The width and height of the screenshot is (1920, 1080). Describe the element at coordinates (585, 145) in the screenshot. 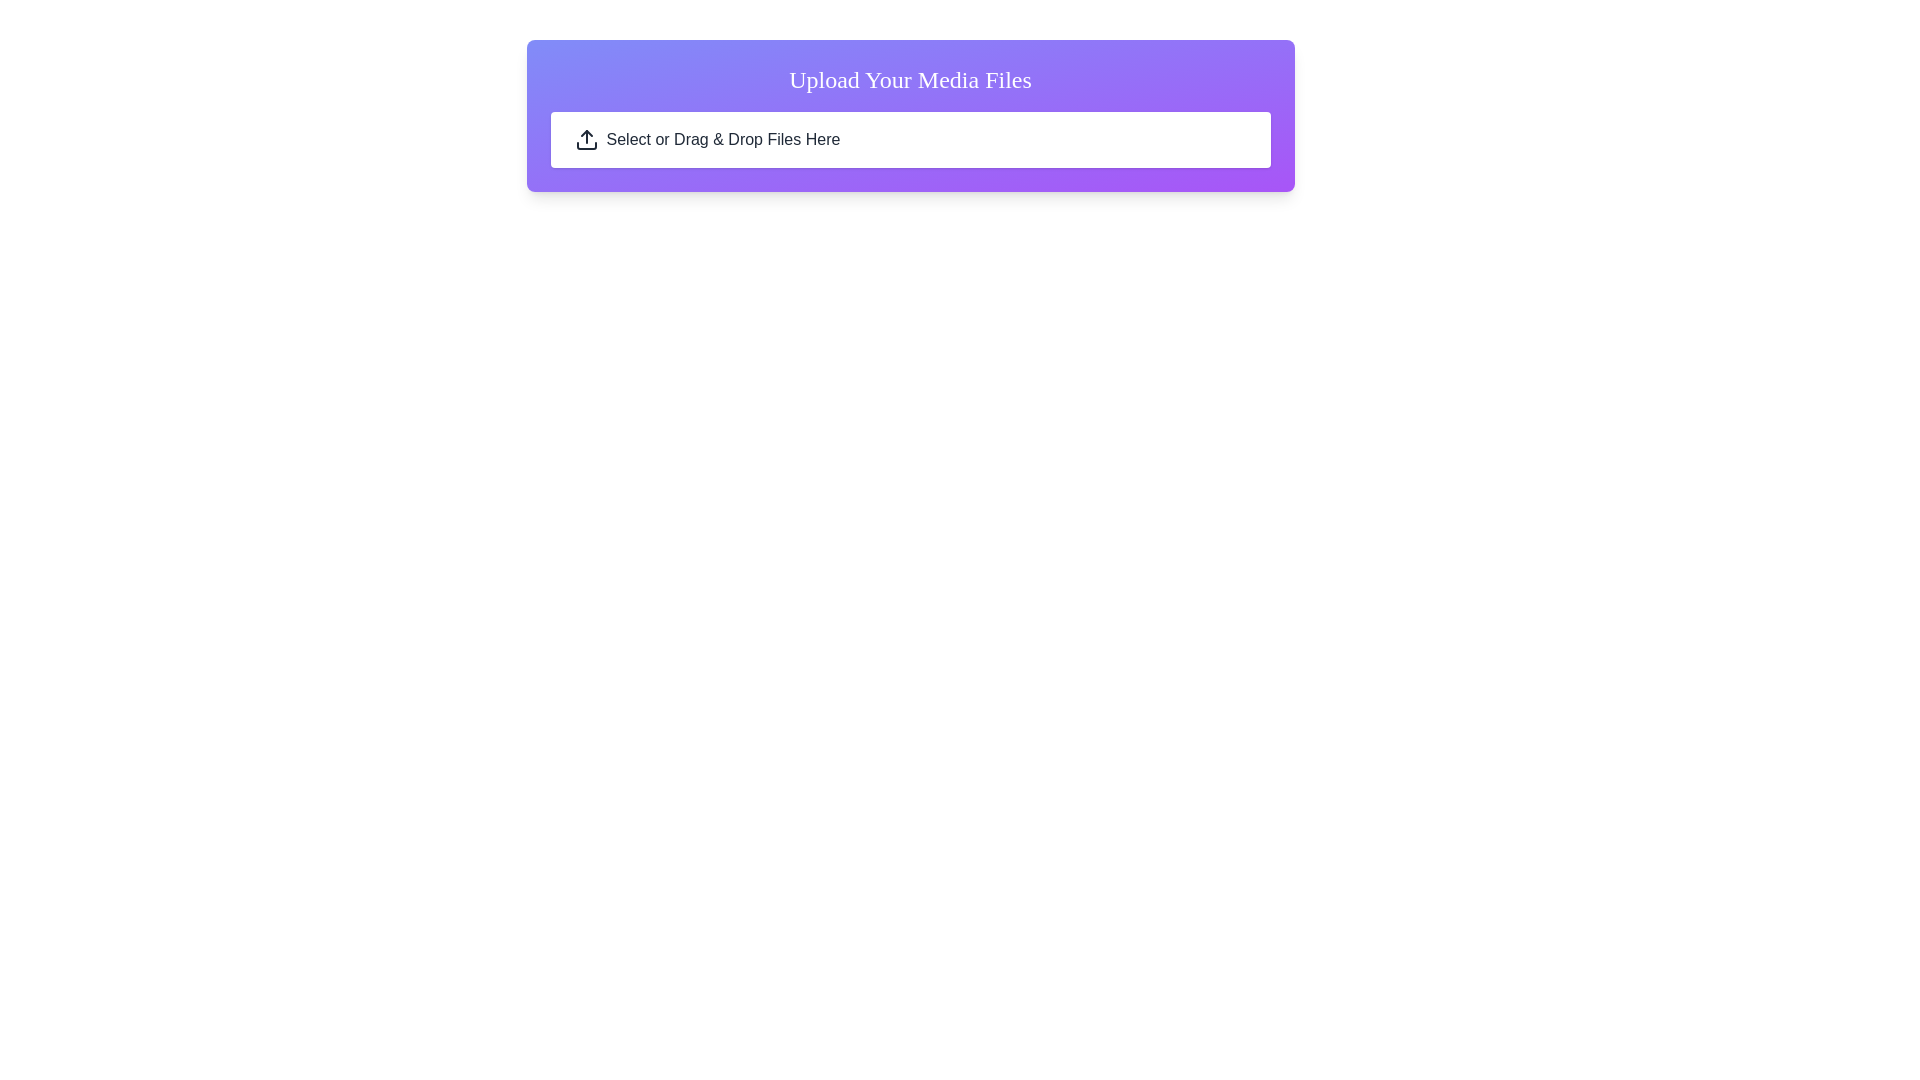

I see `the curved line segment representing the bottom part of the icon in the SVG graphic, which appears in black on a white background` at that location.